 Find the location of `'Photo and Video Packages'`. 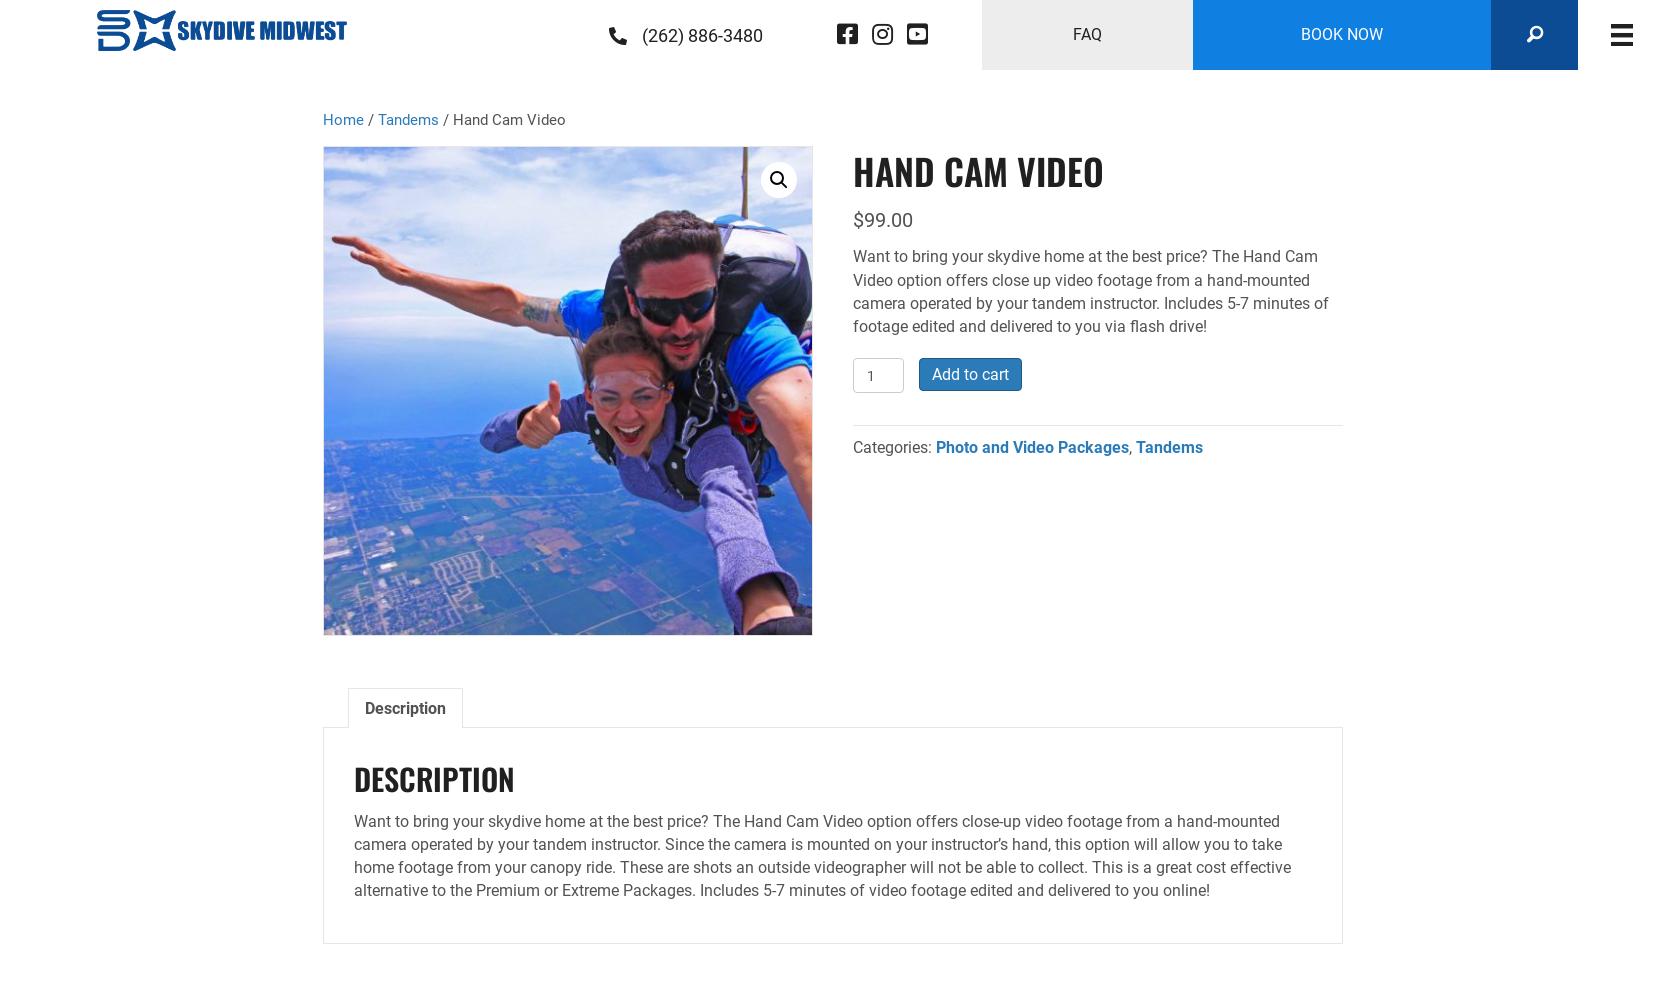

'Photo and Video Packages' is located at coordinates (934, 446).